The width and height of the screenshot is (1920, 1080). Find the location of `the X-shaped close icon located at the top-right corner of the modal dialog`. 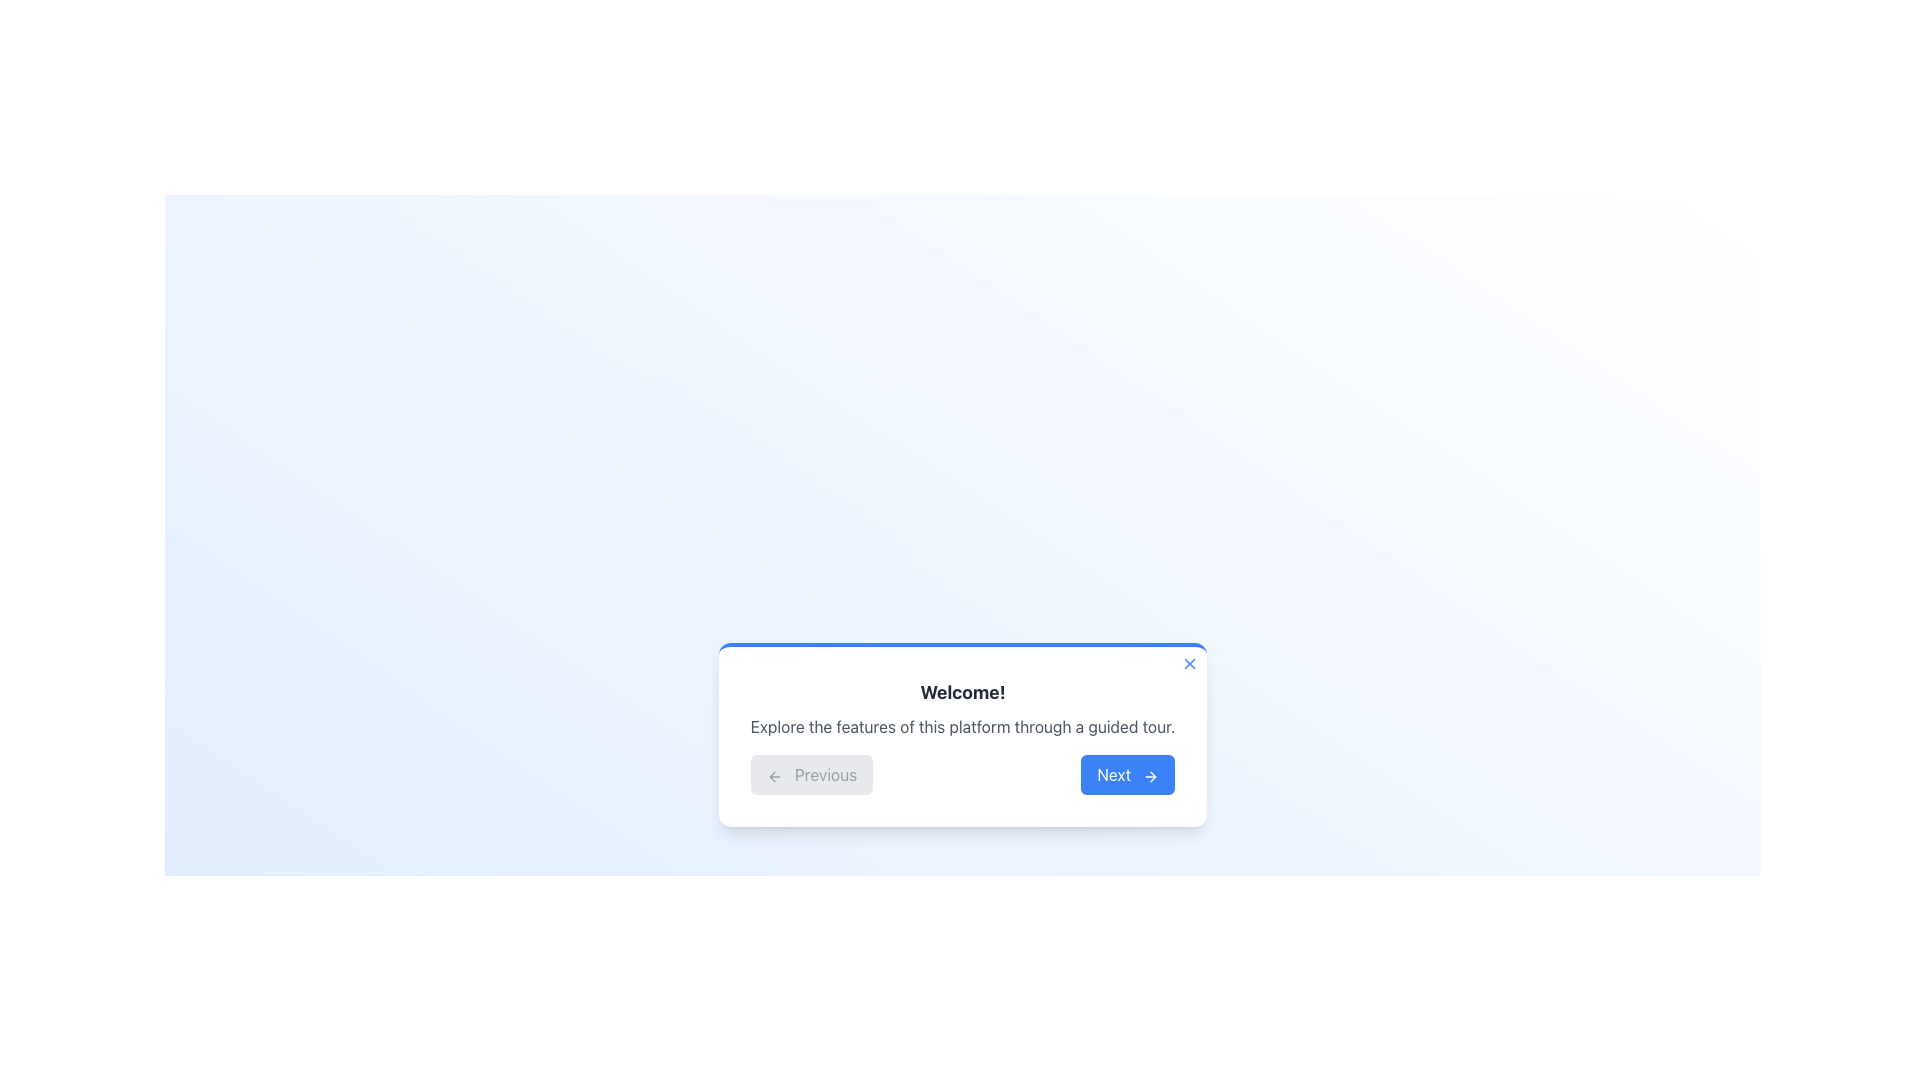

the X-shaped close icon located at the top-right corner of the modal dialog is located at coordinates (1190, 663).